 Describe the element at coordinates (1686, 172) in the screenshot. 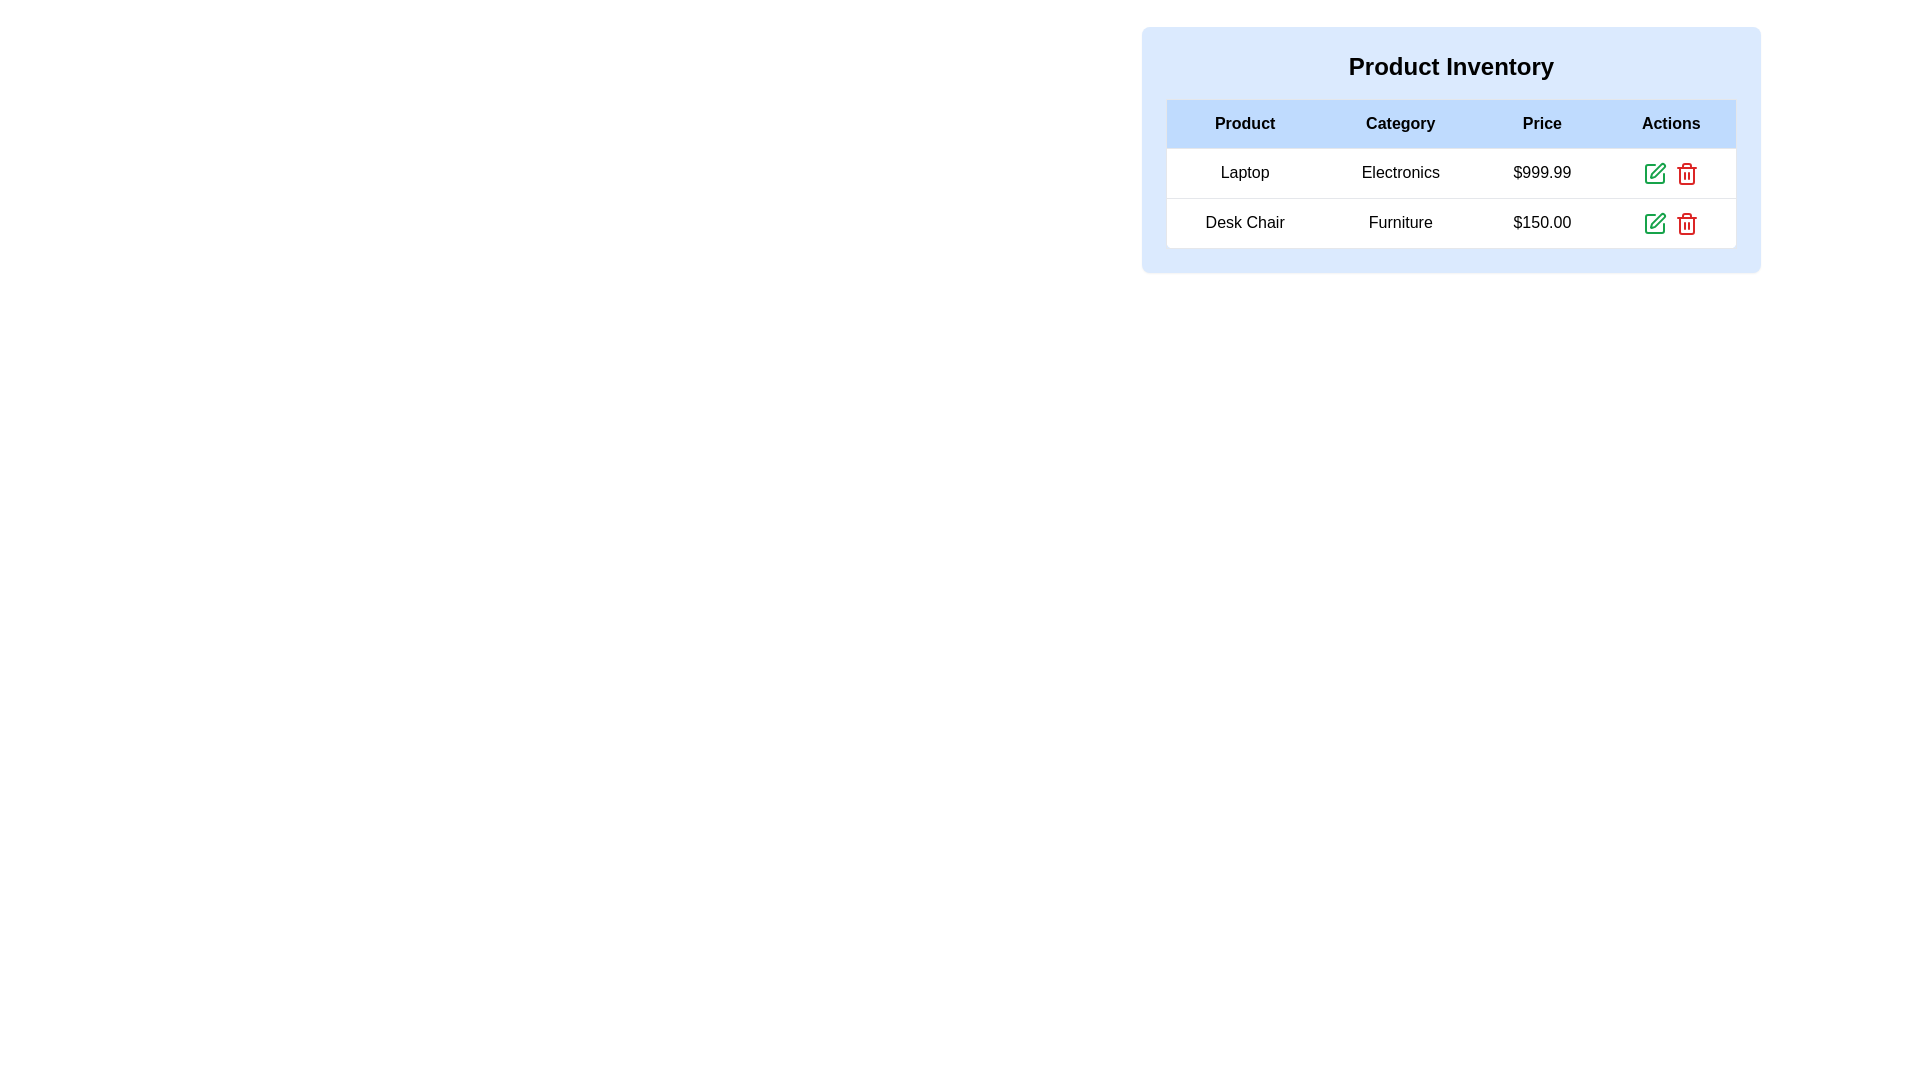

I see `the red trash bin icon button under the 'Actions' column in the first row corresponding to the product labeled 'Laptop' to initiate the delete action` at that location.